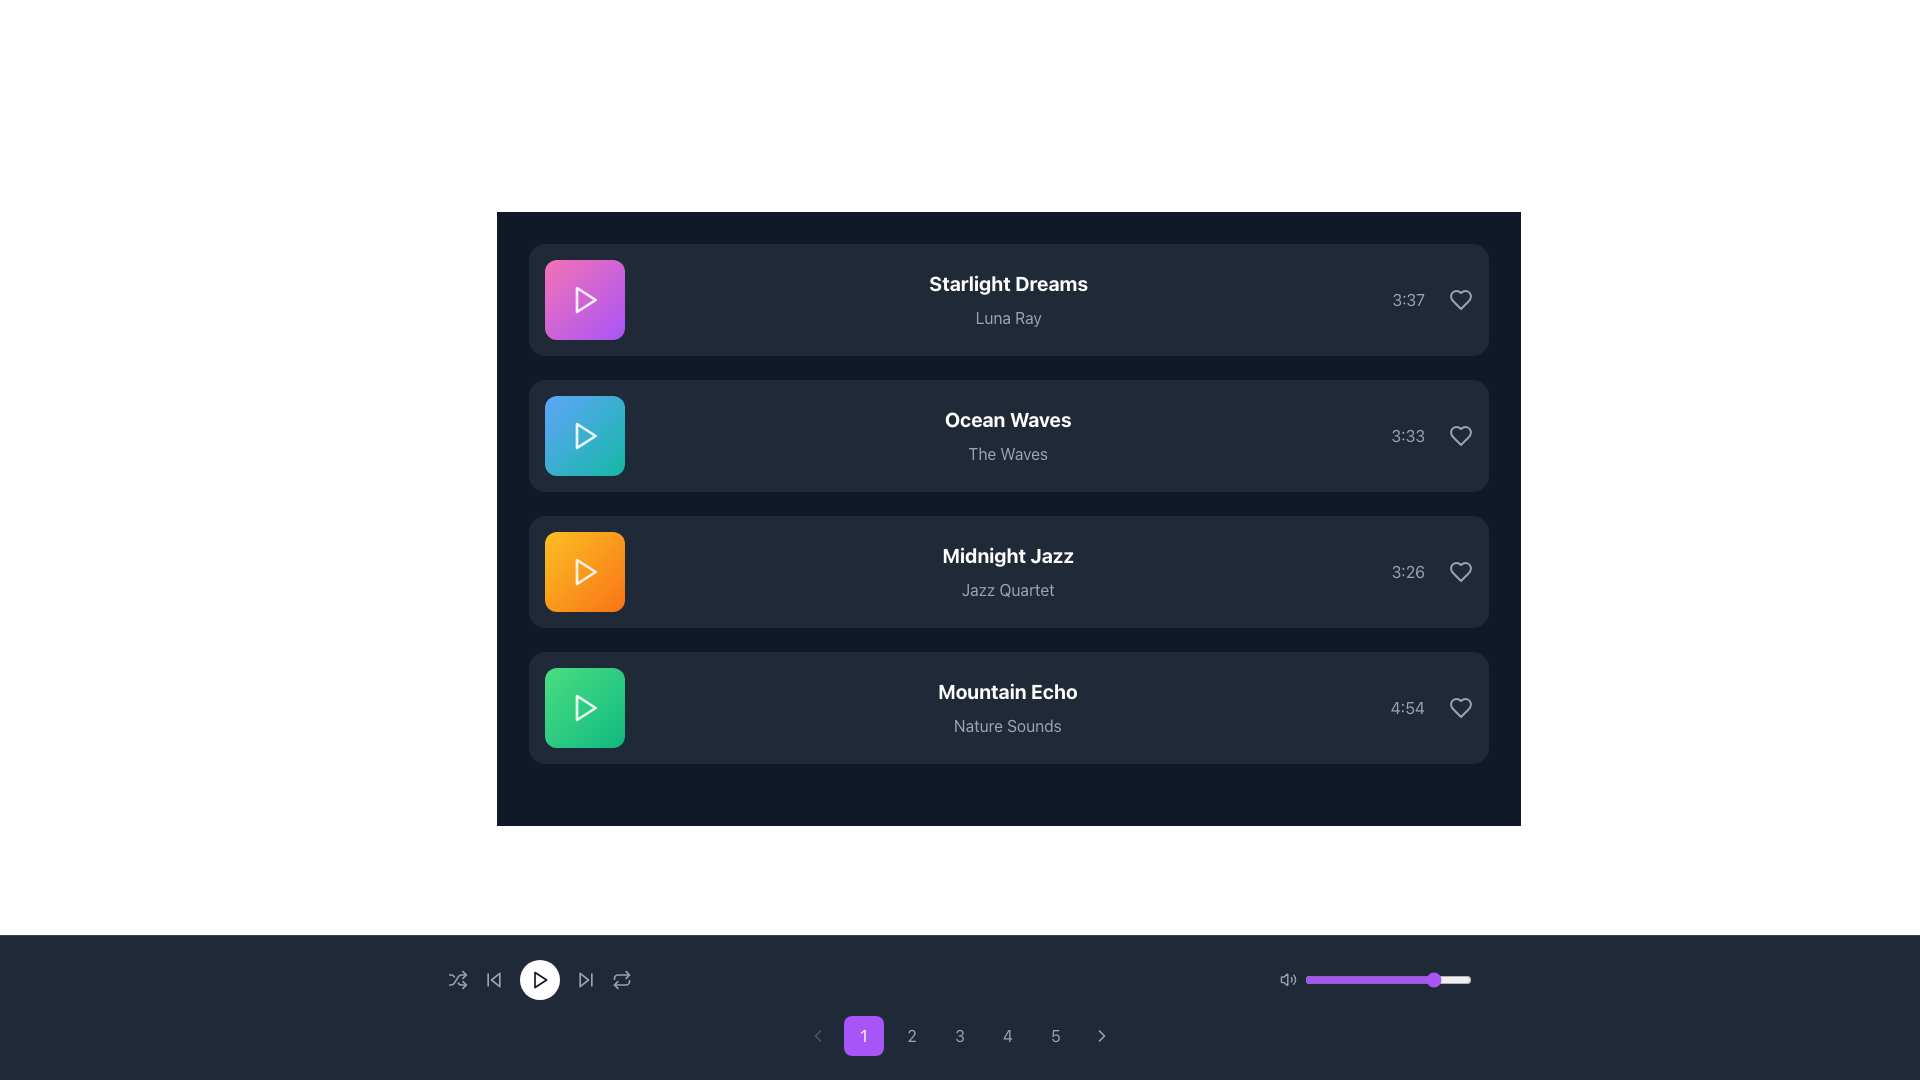  What do you see at coordinates (494, 978) in the screenshot?
I see `the backward skip button, which is a triangular icon pointing left, located second from the left` at bounding box center [494, 978].